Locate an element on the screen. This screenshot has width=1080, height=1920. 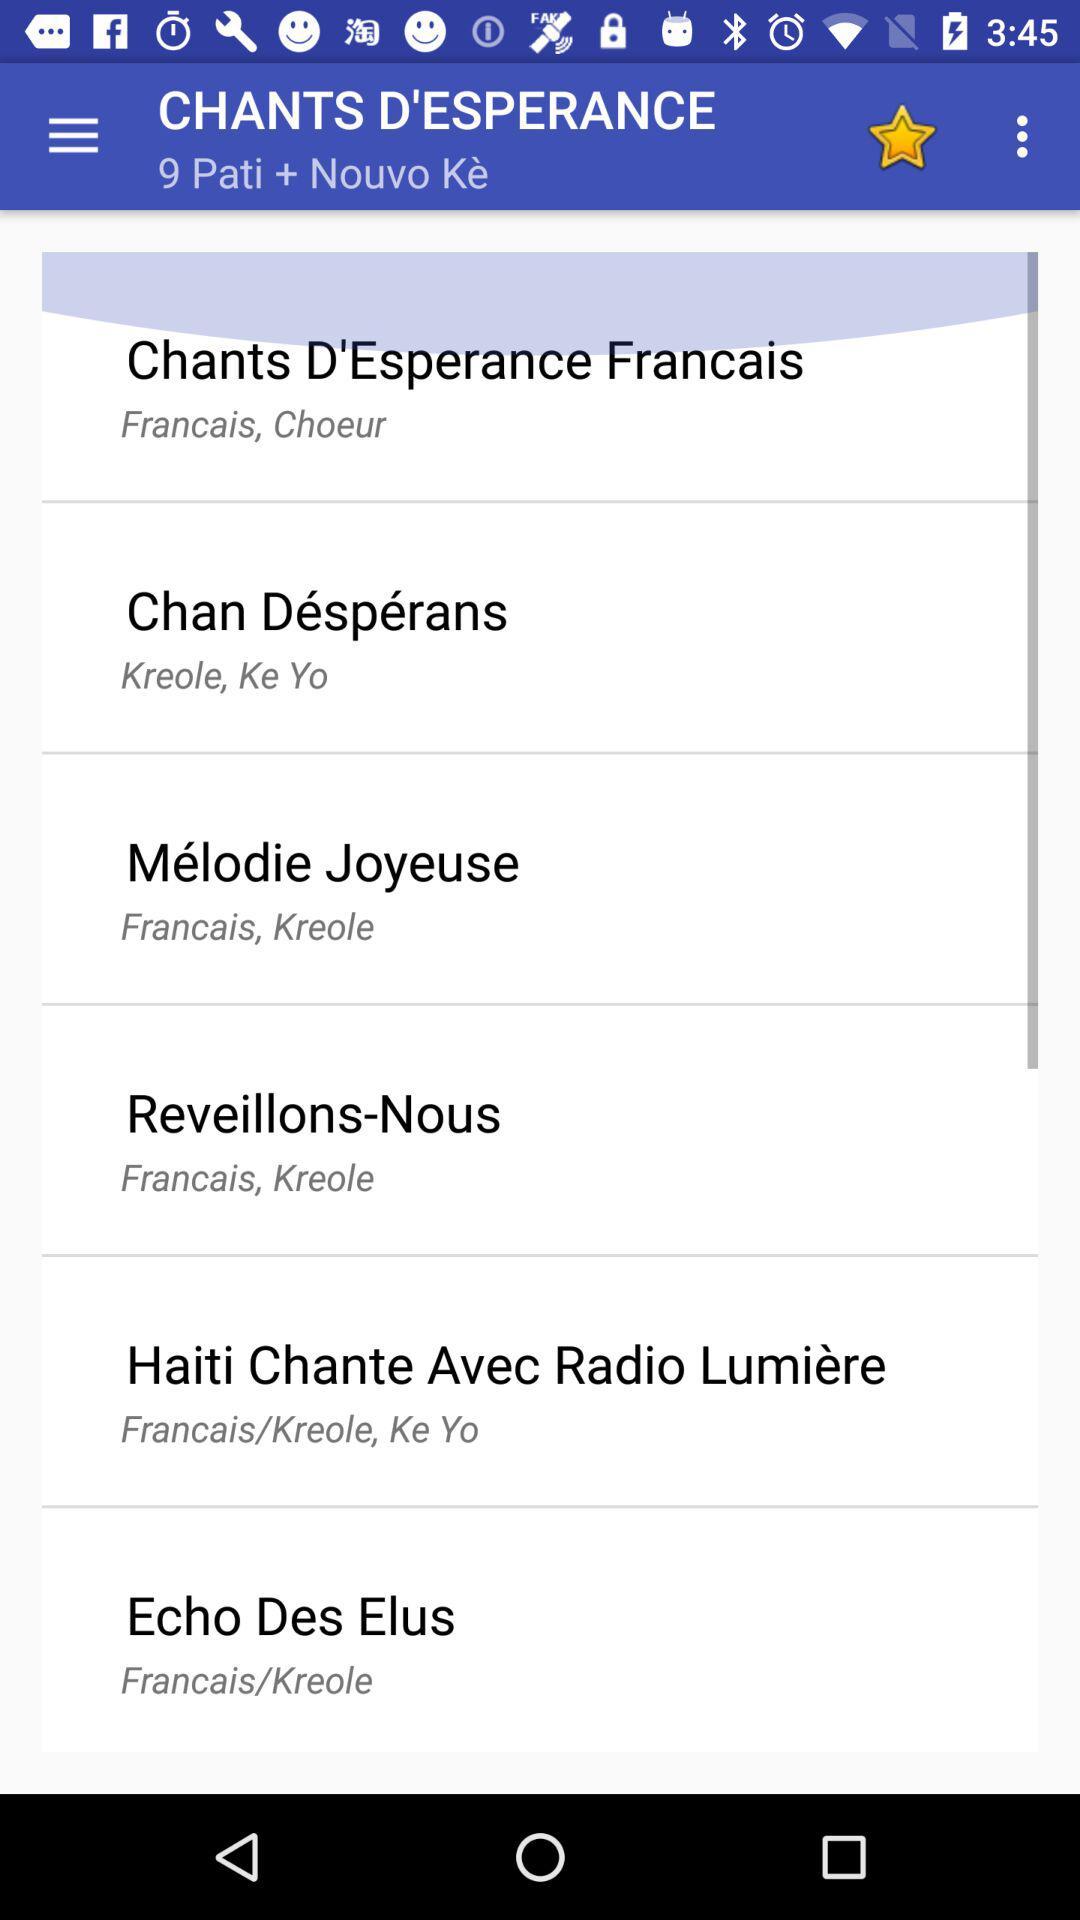
toggle is located at coordinates (901, 135).